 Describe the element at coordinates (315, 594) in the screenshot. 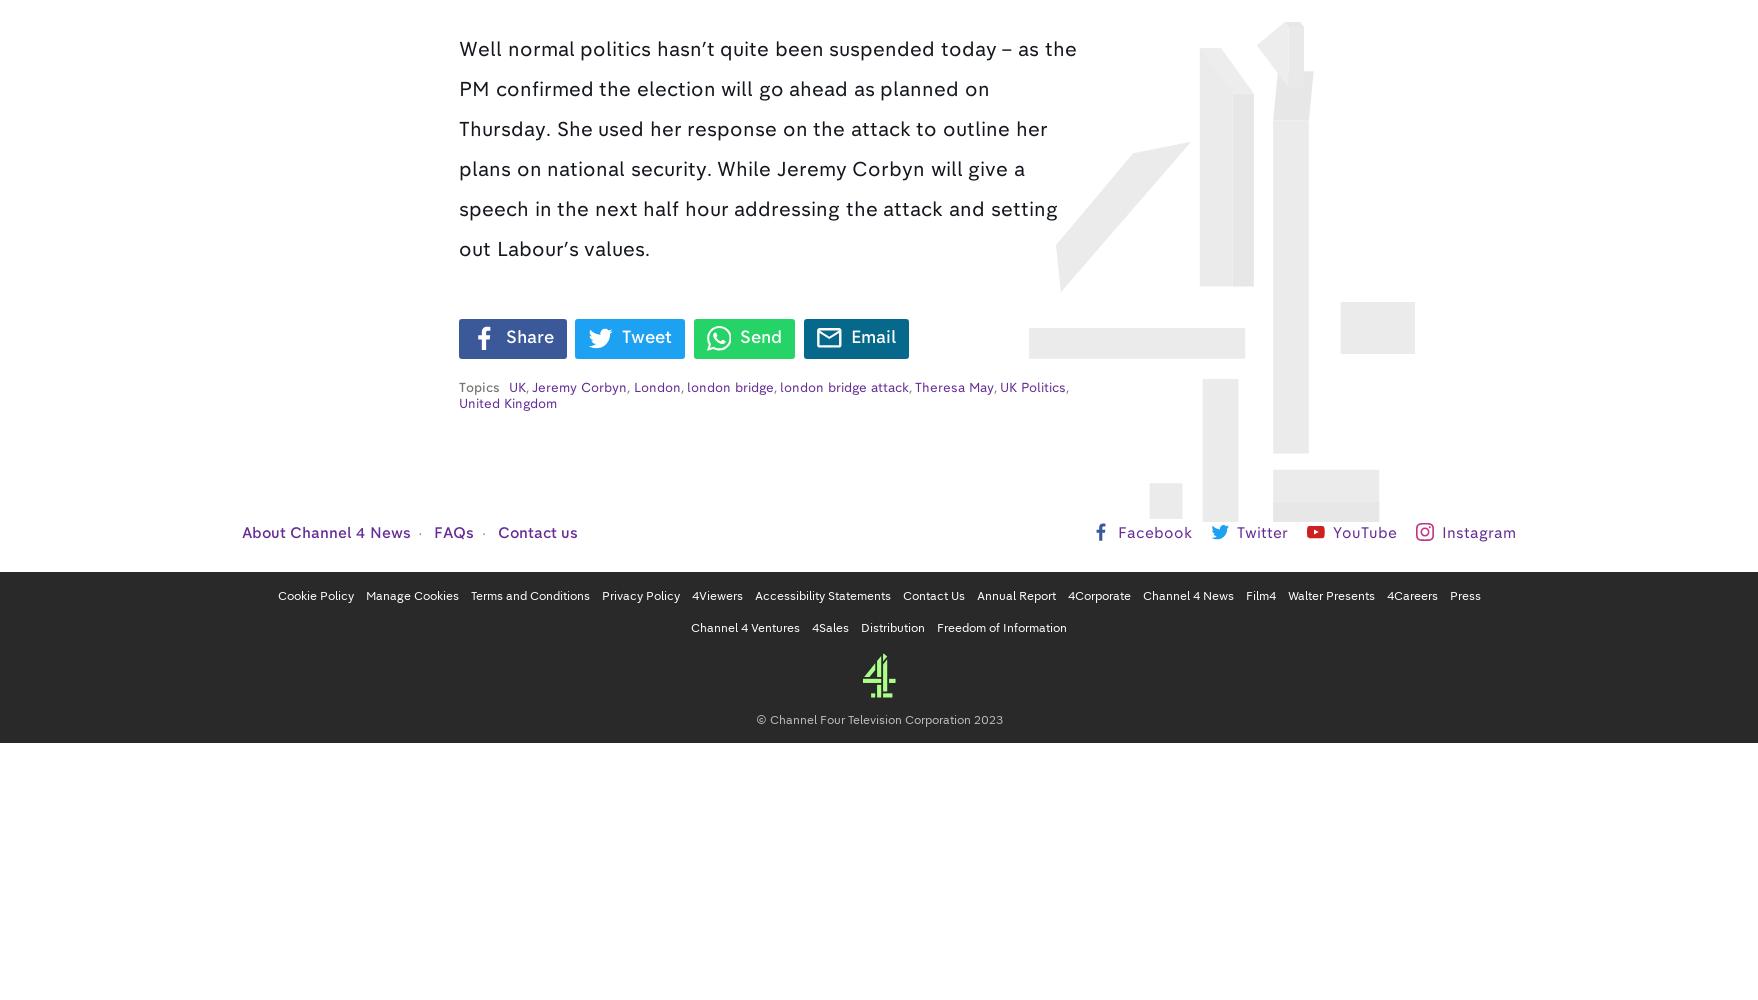

I see `'Cookie Policy'` at that location.